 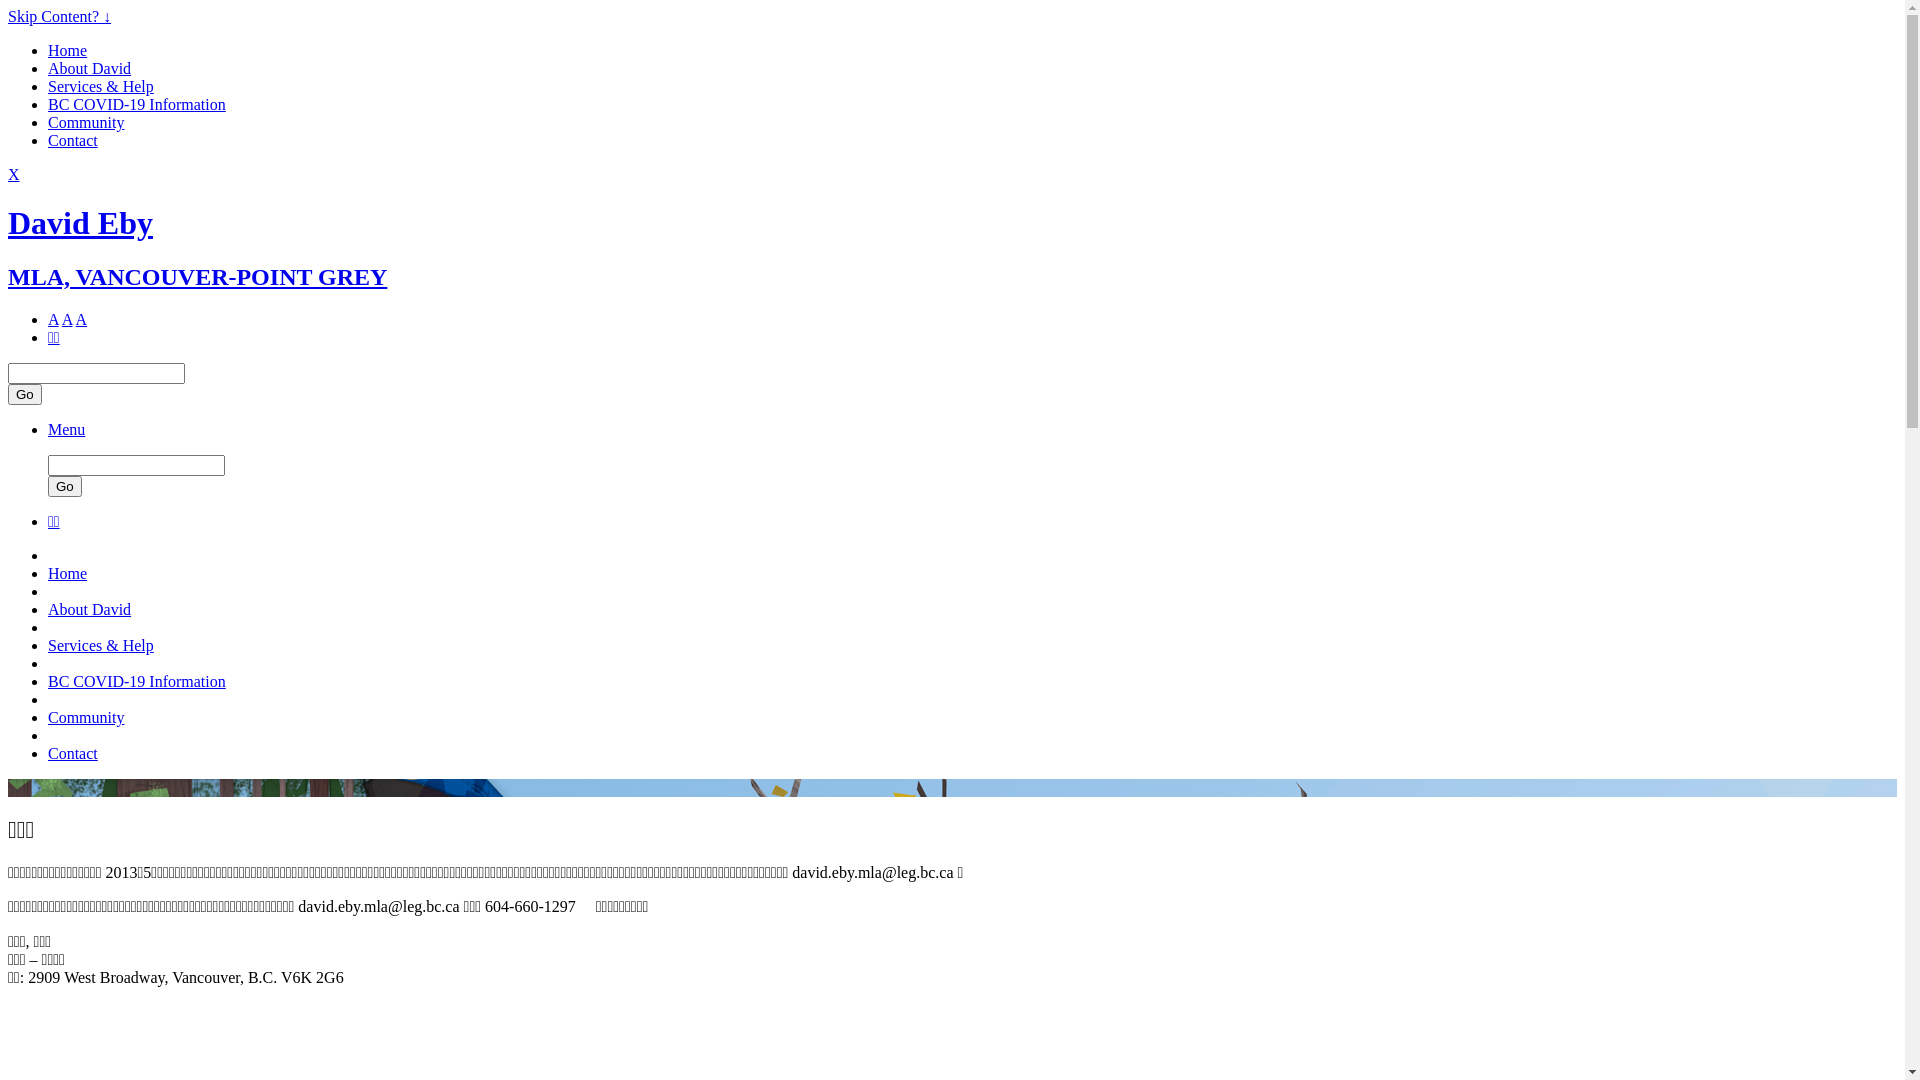 What do you see at coordinates (48, 85) in the screenshot?
I see `'Services & Help'` at bounding box center [48, 85].